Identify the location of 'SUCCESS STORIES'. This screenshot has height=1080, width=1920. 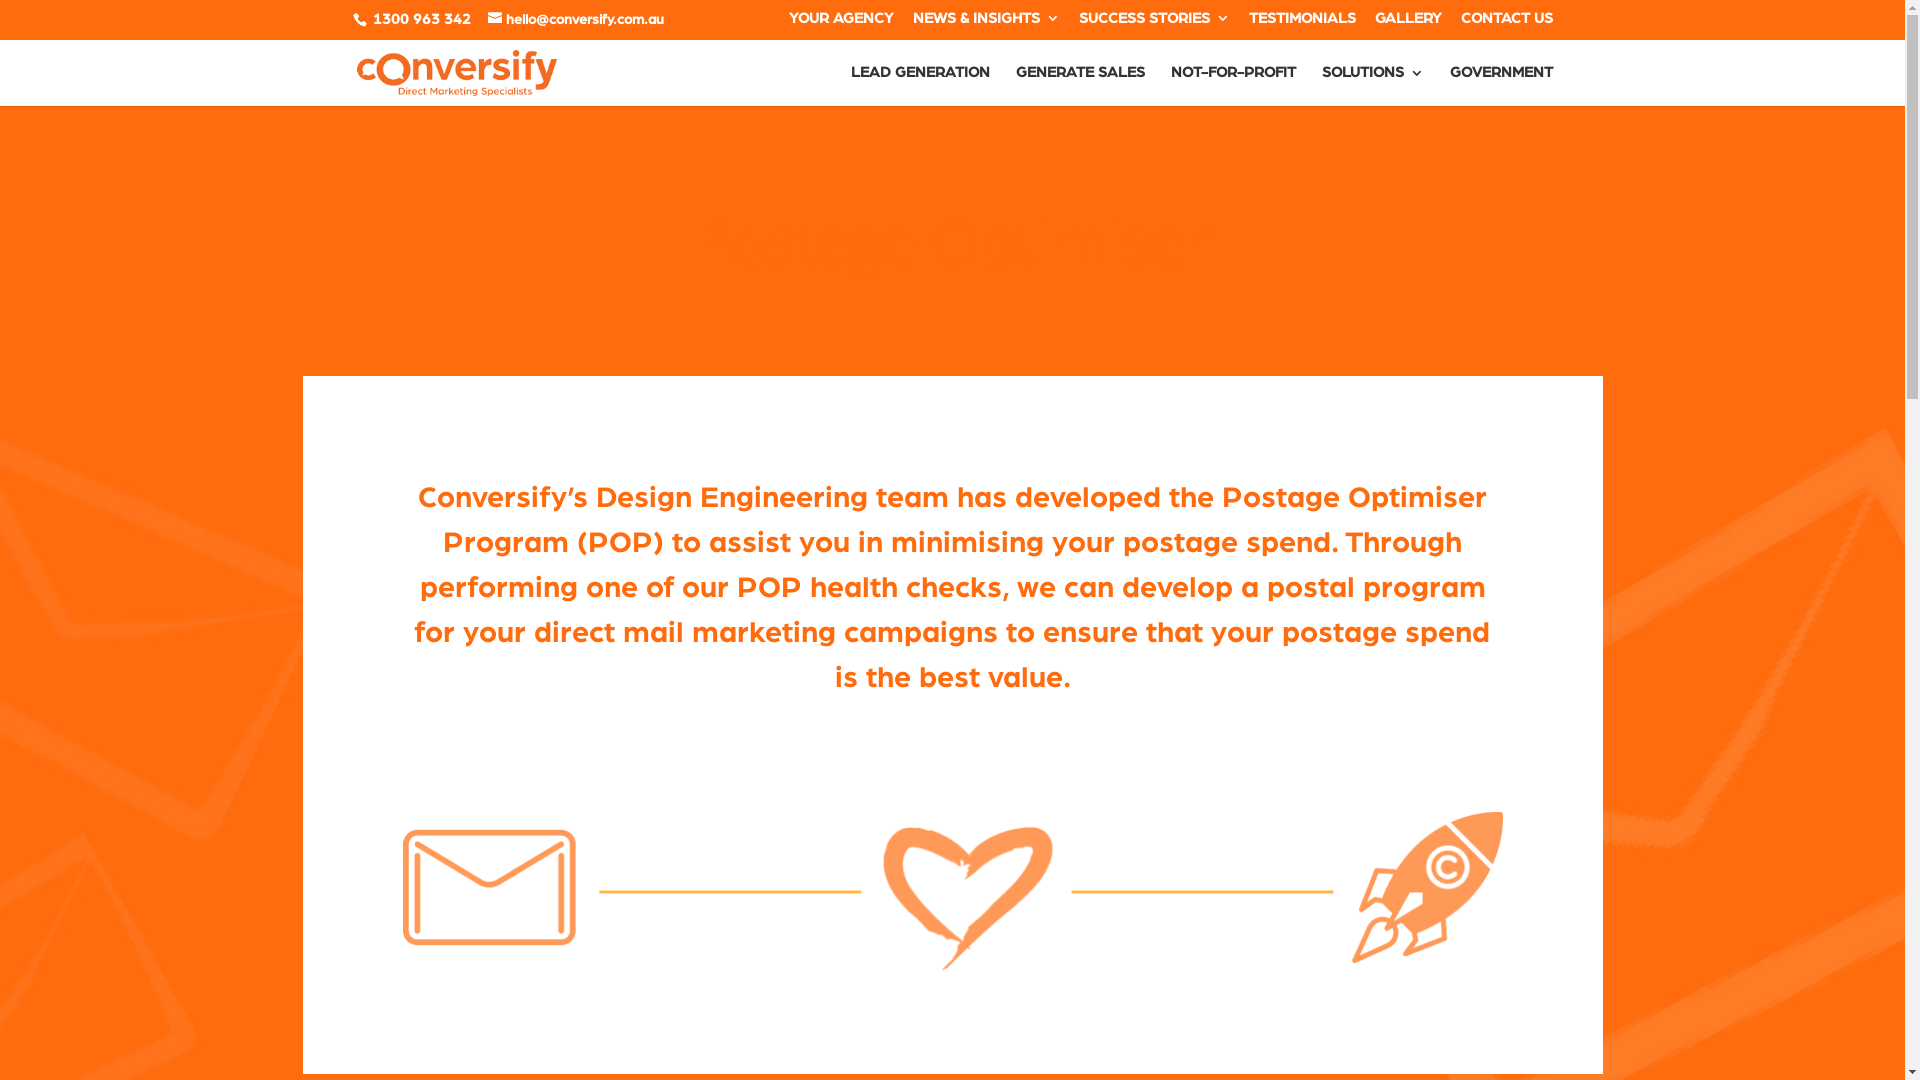
(1153, 23).